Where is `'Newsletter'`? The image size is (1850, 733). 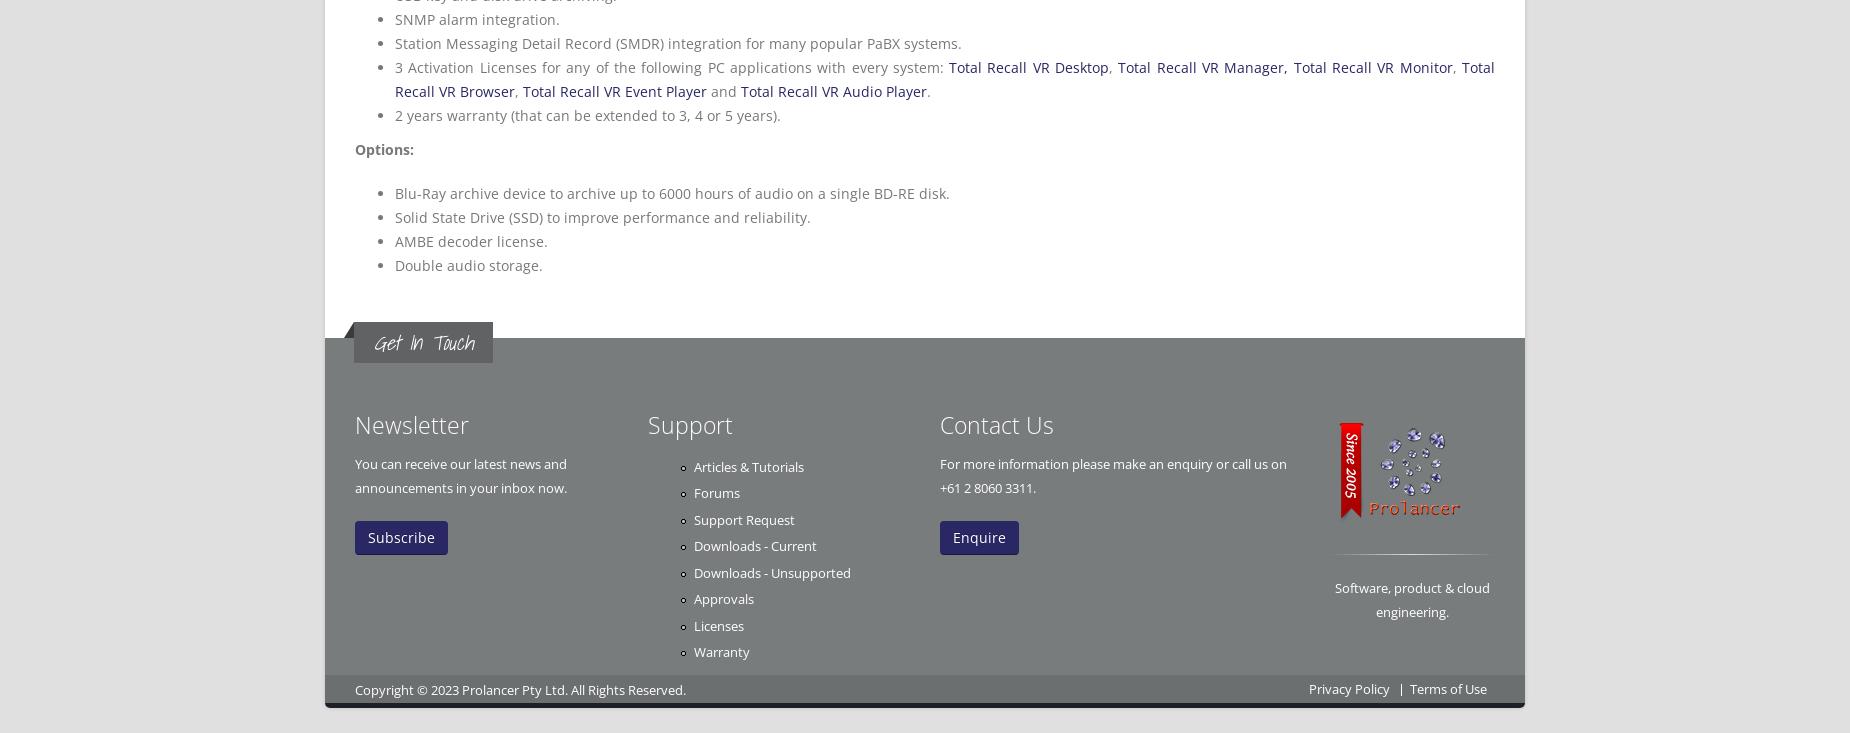
'Newsletter' is located at coordinates (410, 425).